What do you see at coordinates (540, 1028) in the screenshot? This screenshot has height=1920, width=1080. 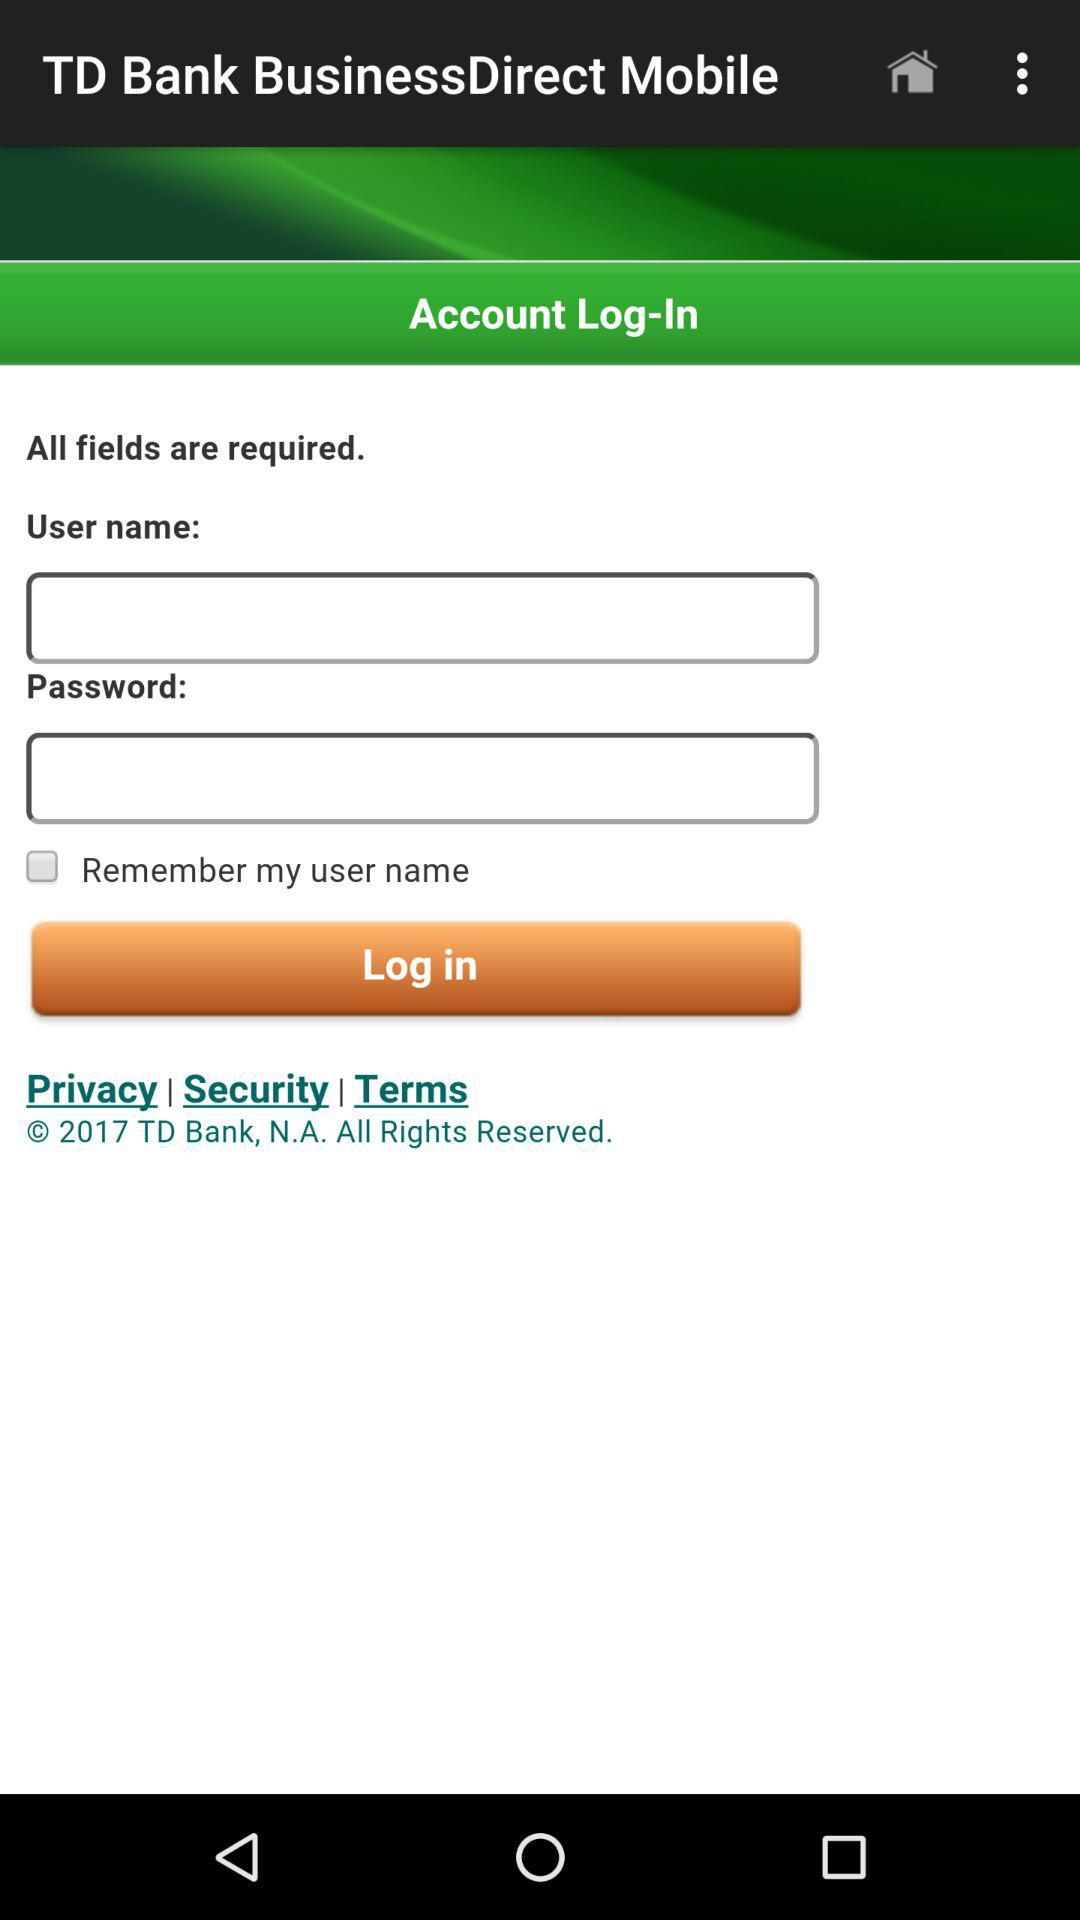 I see `account address page` at bounding box center [540, 1028].